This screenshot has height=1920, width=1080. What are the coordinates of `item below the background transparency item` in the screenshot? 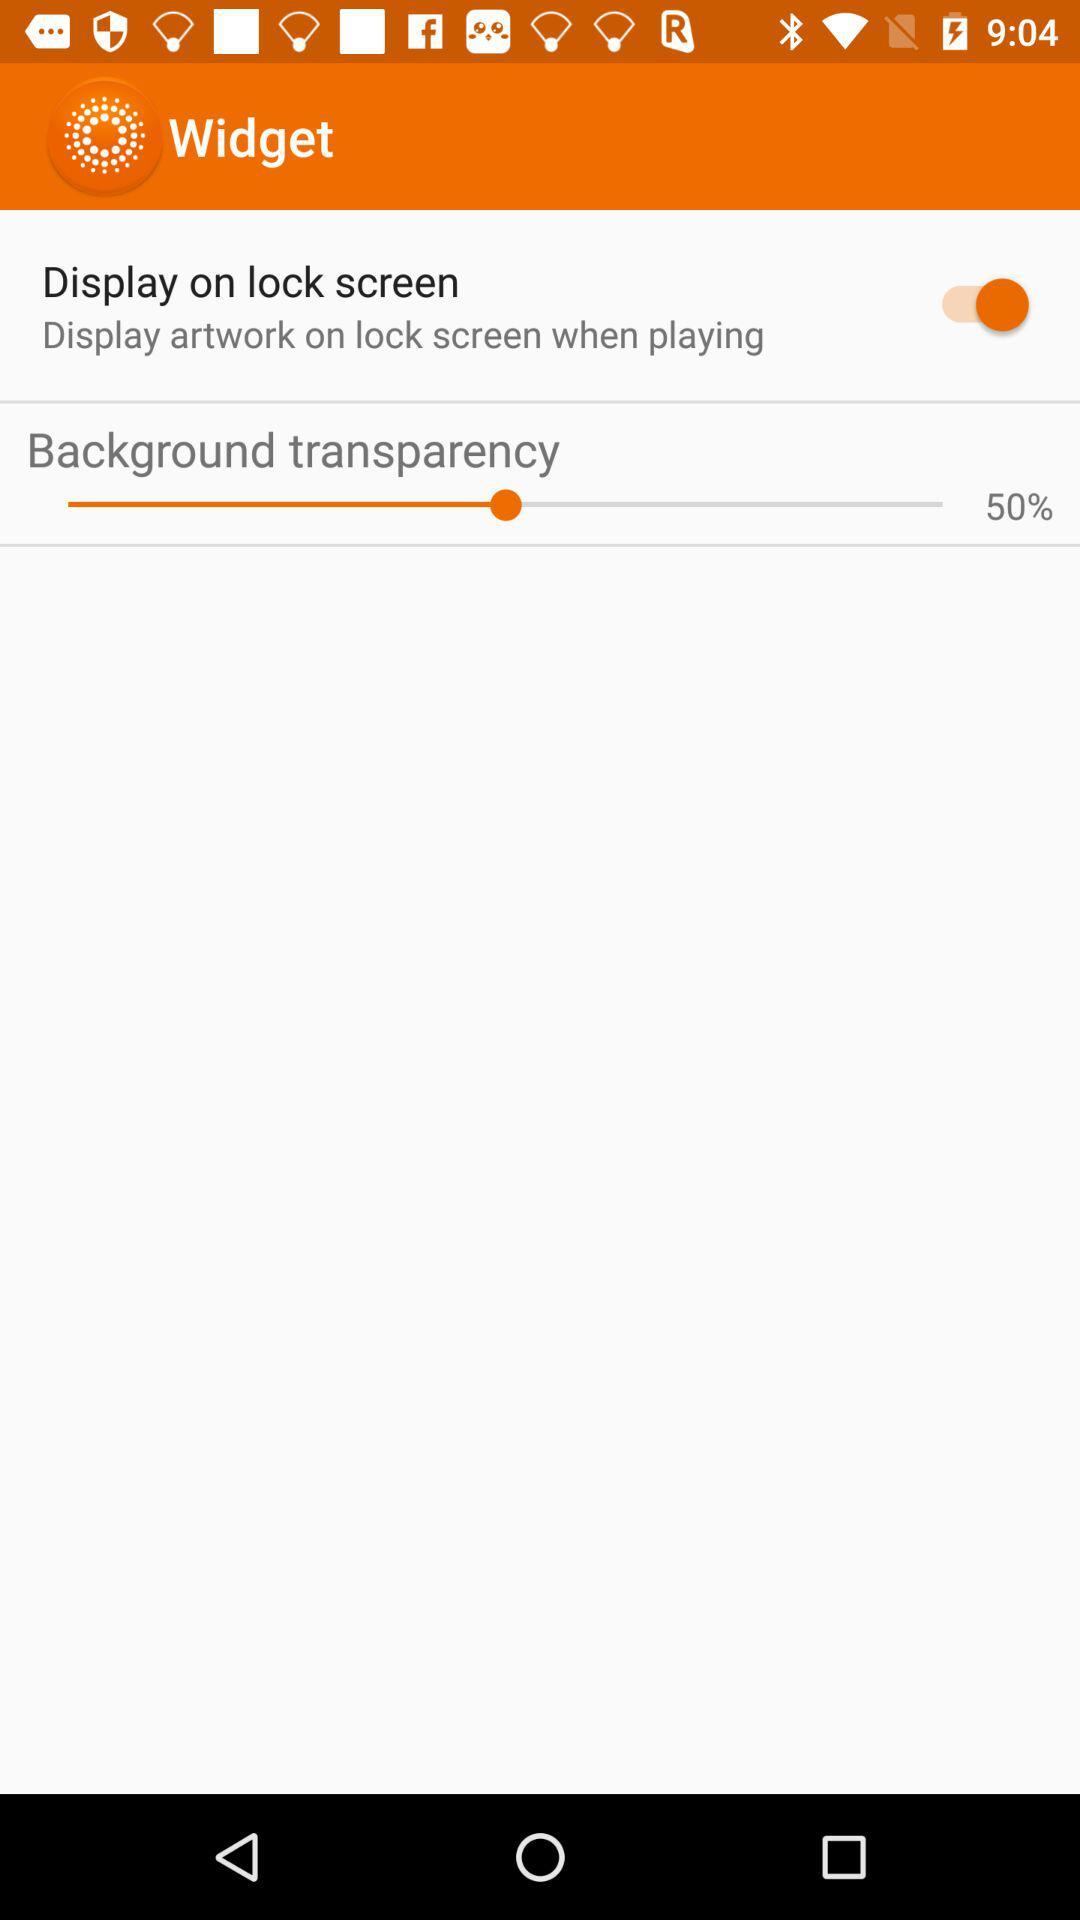 It's located at (504, 505).